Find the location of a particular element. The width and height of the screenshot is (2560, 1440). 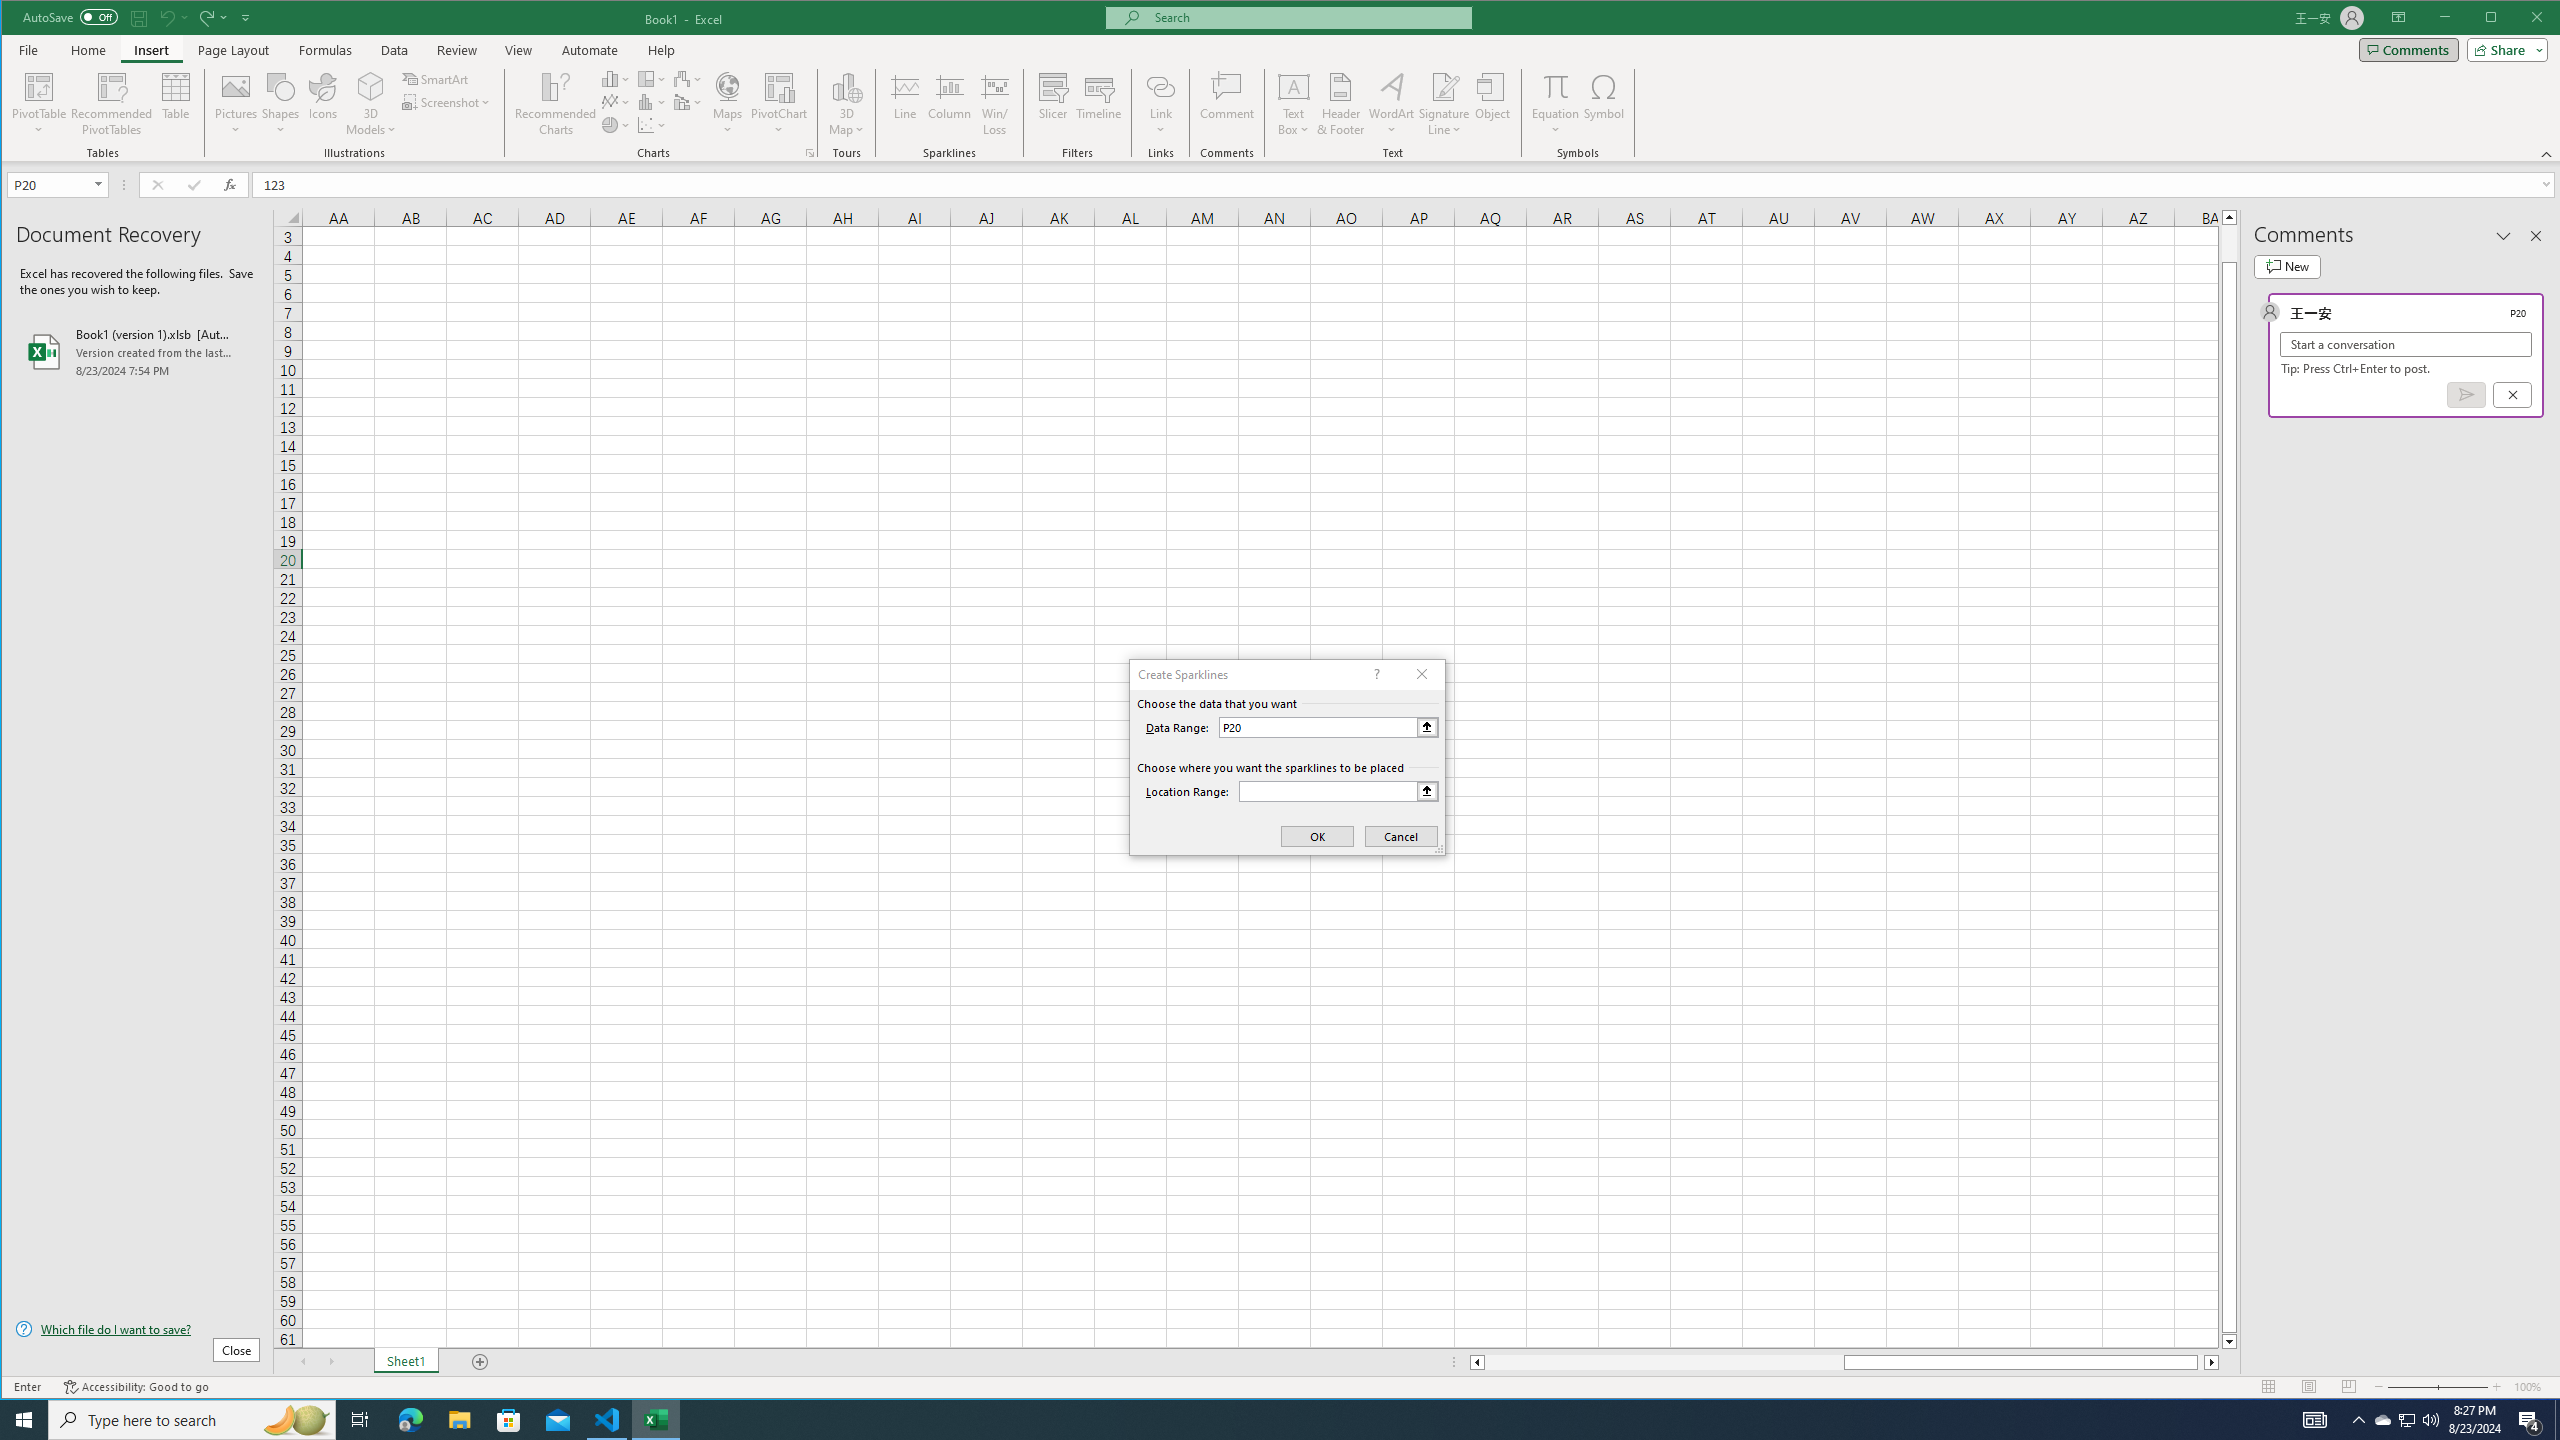

'Draw Horizontal Text Box' is located at coordinates (1293, 85).